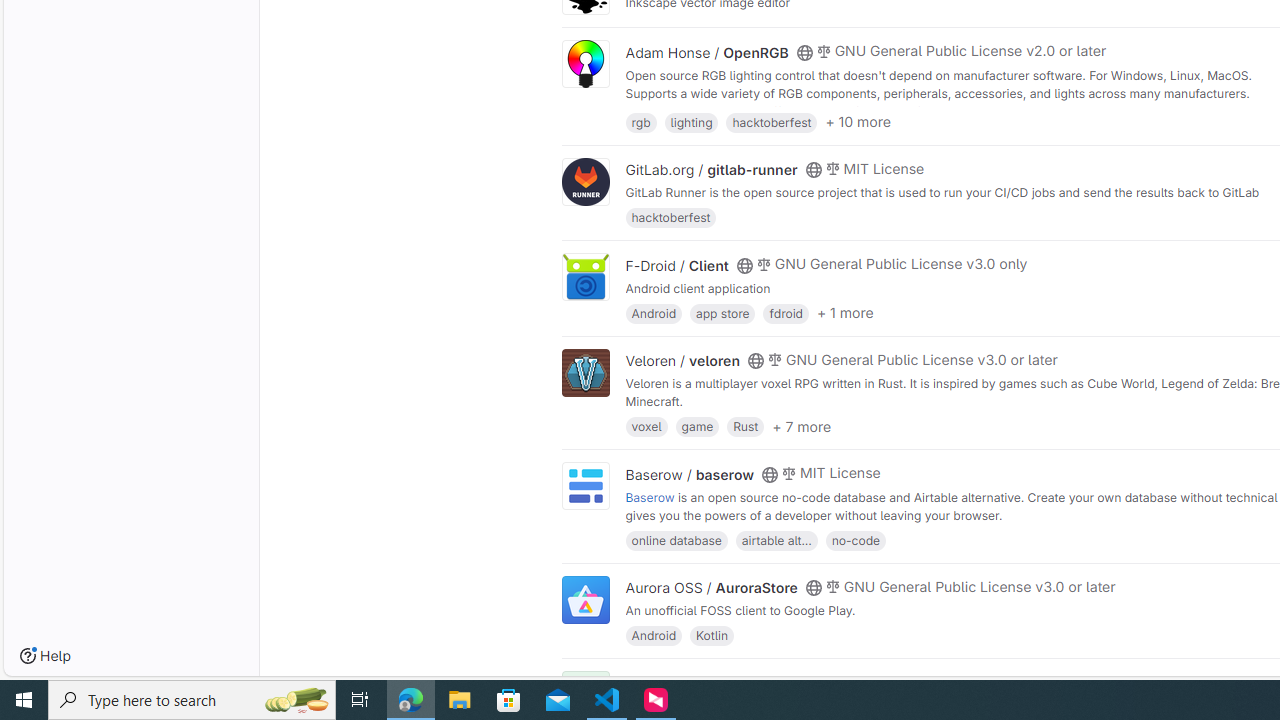 The width and height of the screenshot is (1280, 720). I want to click on 'hacktoberfest', so click(670, 217).